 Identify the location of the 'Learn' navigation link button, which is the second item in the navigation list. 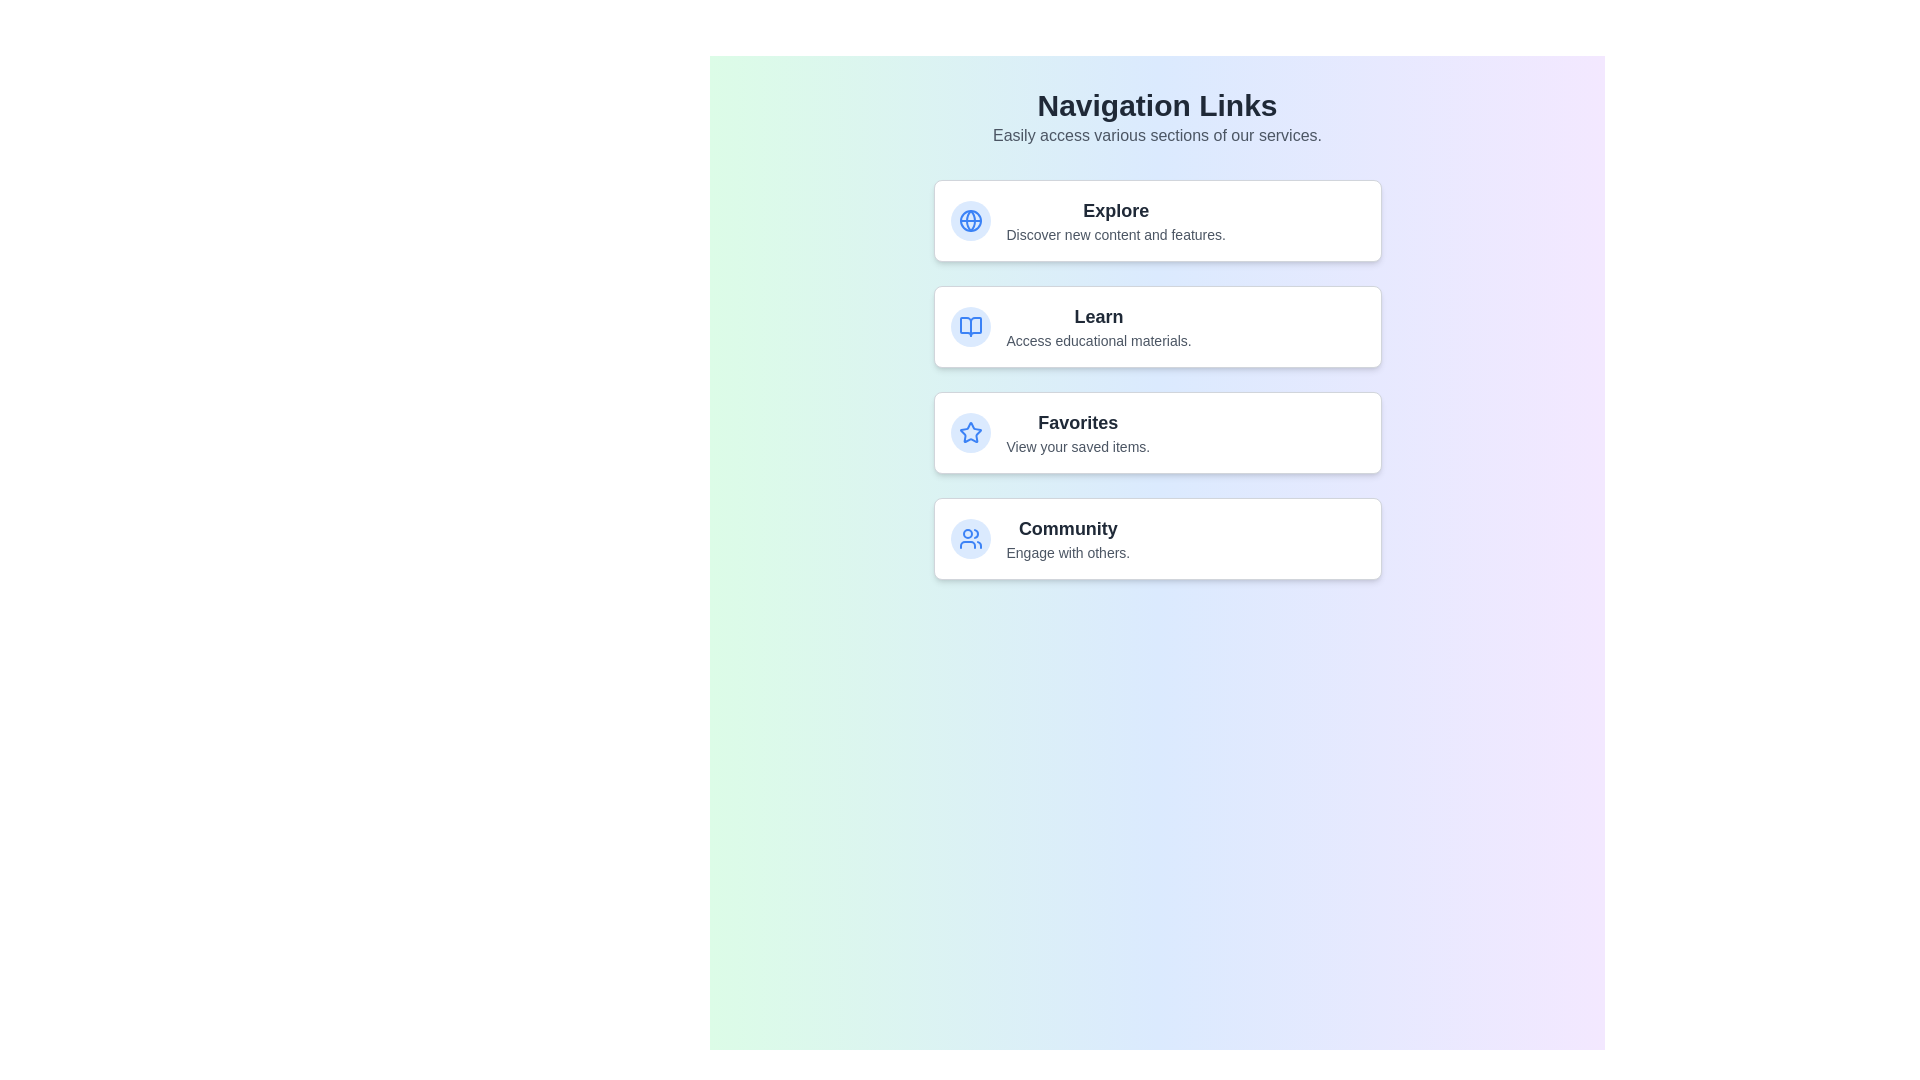
(1157, 333).